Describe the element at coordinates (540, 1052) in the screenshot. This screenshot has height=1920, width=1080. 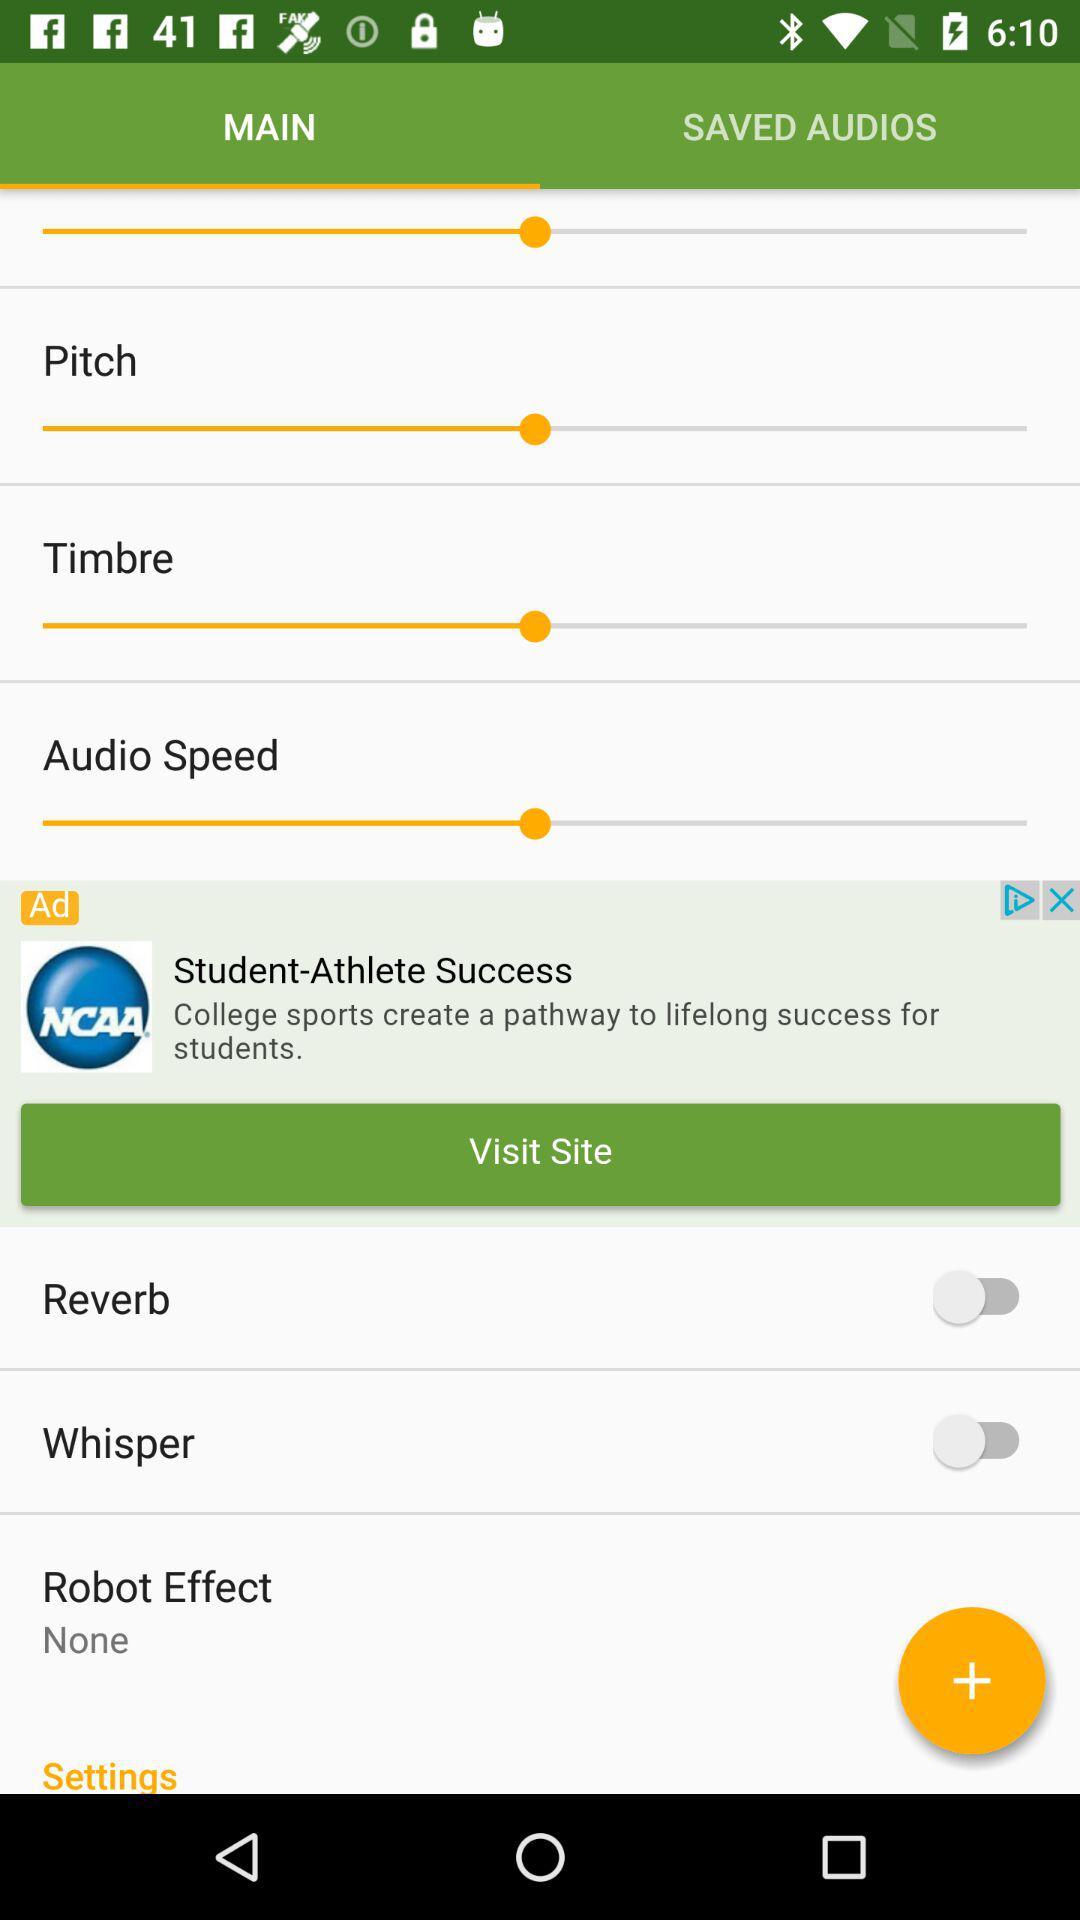
I see `advertisement` at that location.